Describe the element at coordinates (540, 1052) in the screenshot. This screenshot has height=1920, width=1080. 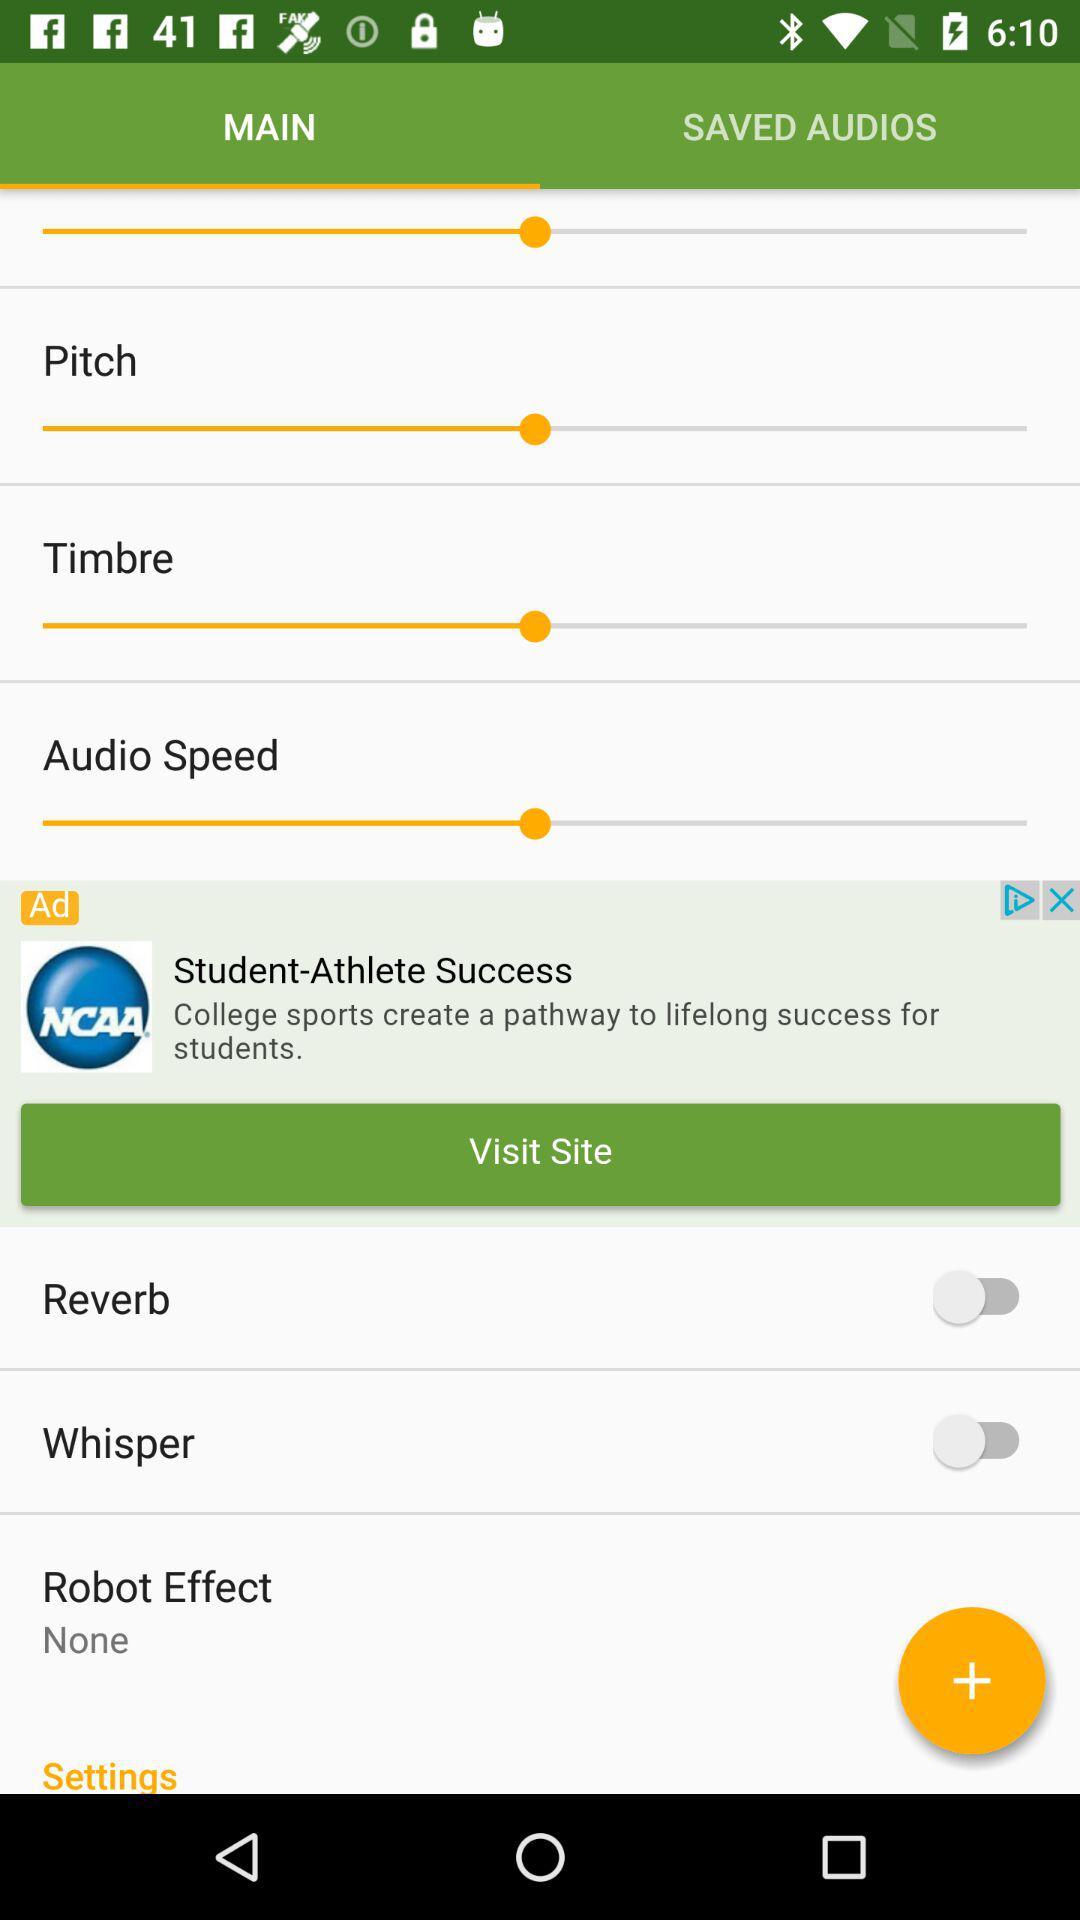
I see `advertisement` at that location.